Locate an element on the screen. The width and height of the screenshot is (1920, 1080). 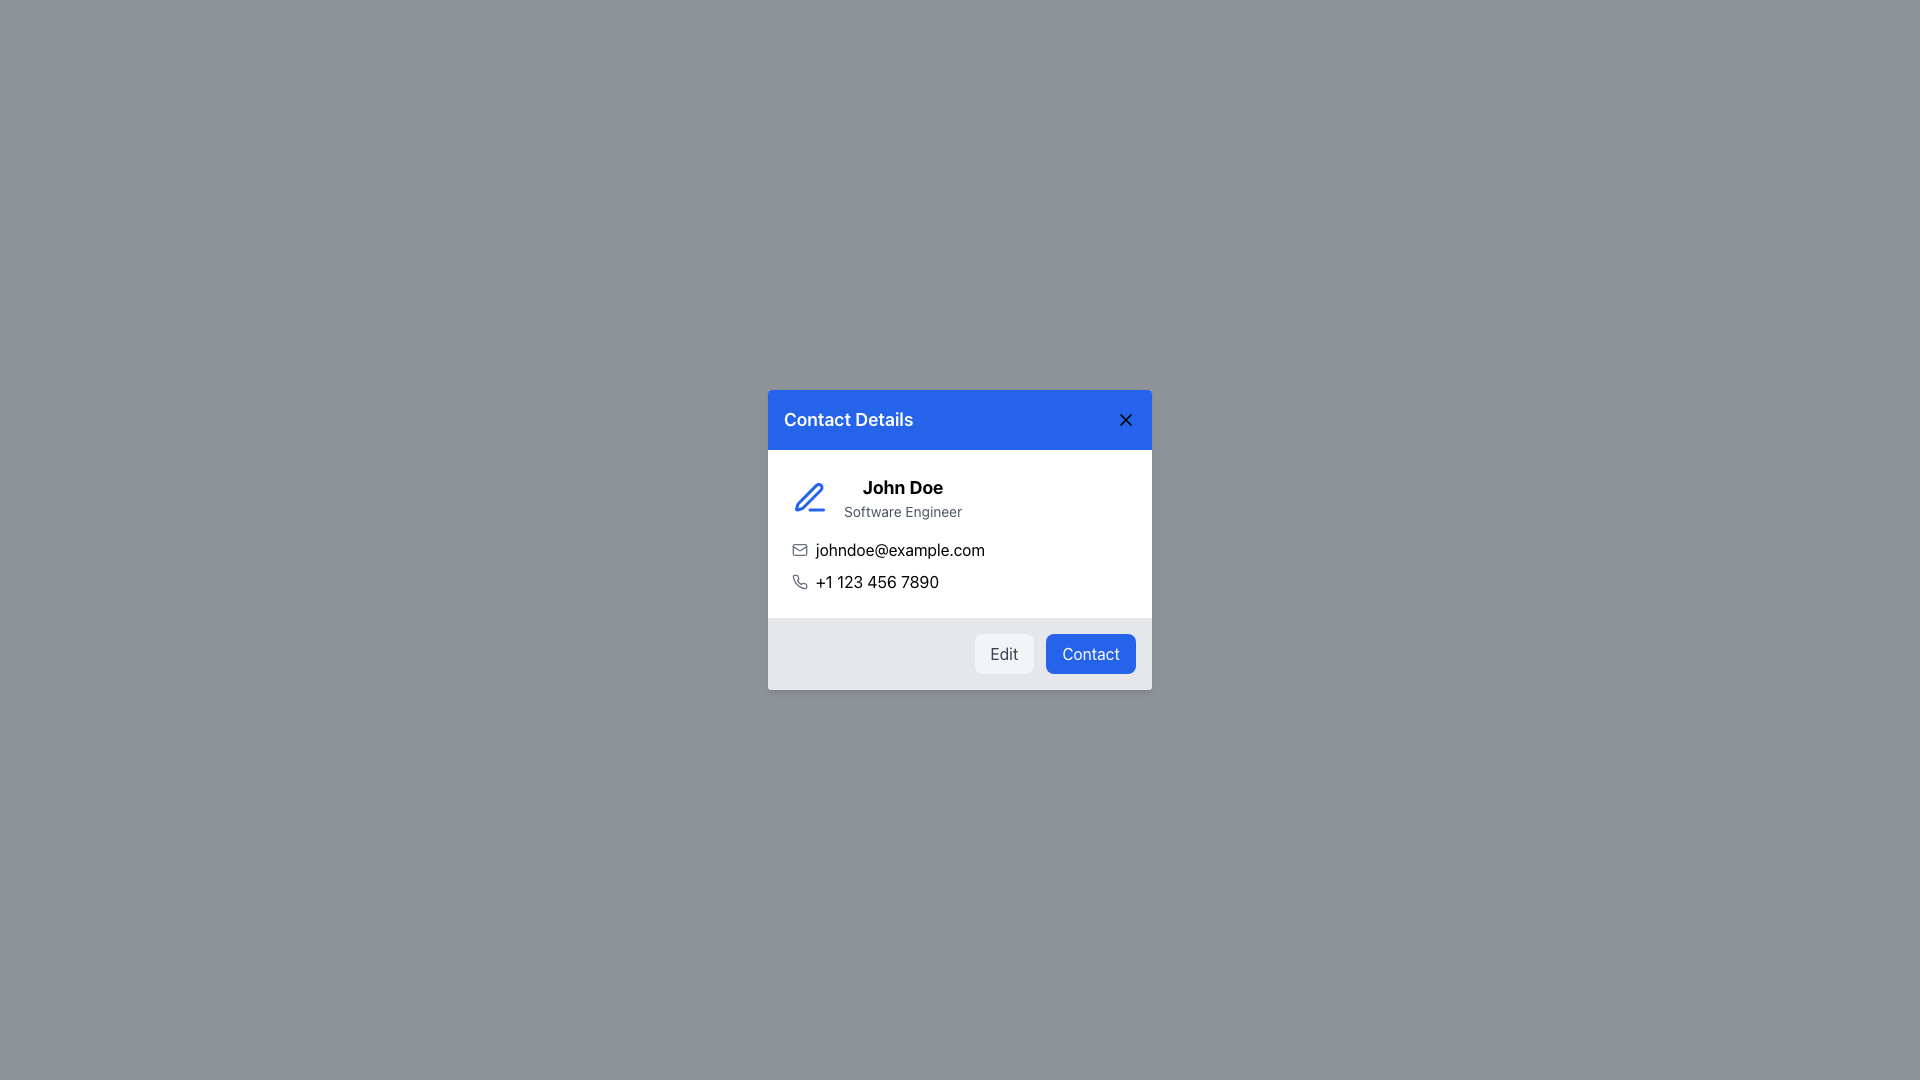
the envelope icon located to the left of the email address 'johndoe@example.com' is located at coordinates (800, 550).